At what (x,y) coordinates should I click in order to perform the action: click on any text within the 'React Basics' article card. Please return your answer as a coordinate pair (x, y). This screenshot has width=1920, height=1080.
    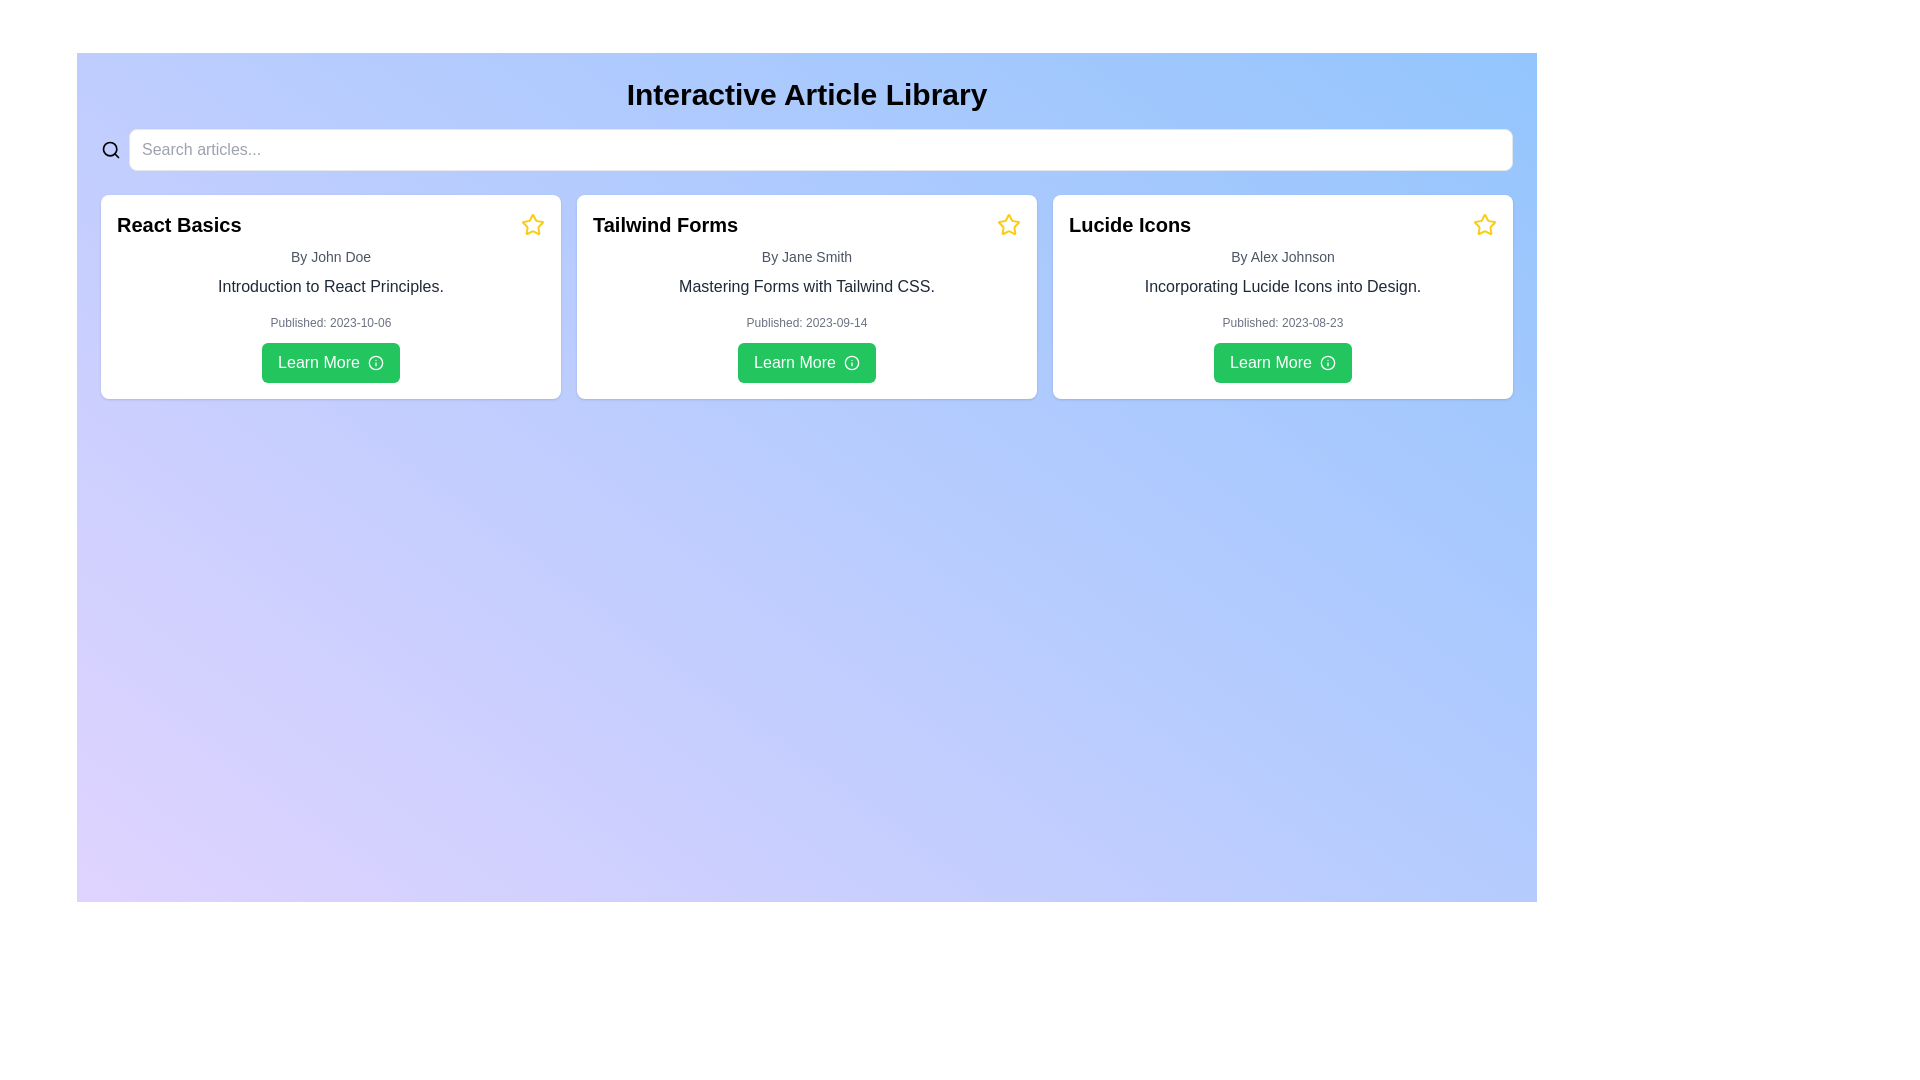
    Looking at the image, I should click on (331, 297).